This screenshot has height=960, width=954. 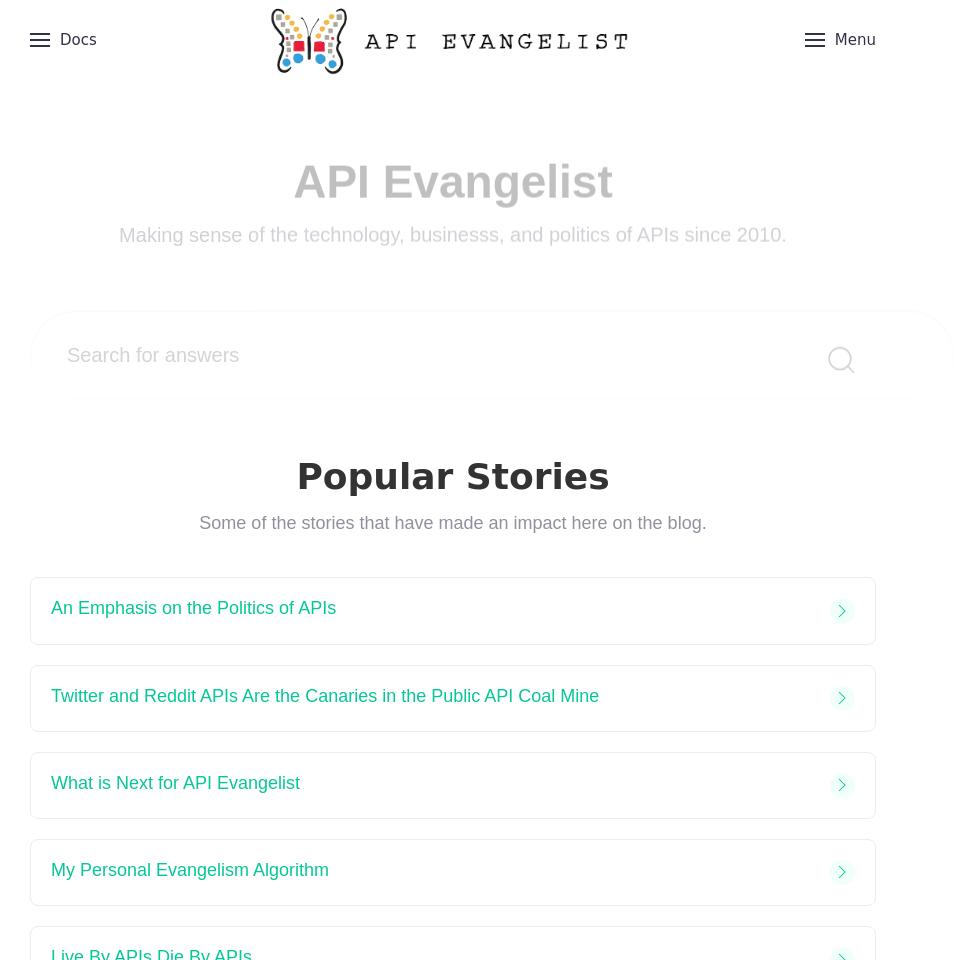 What do you see at coordinates (452, 476) in the screenshot?
I see `'Popular Stories'` at bounding box center [452, 476].